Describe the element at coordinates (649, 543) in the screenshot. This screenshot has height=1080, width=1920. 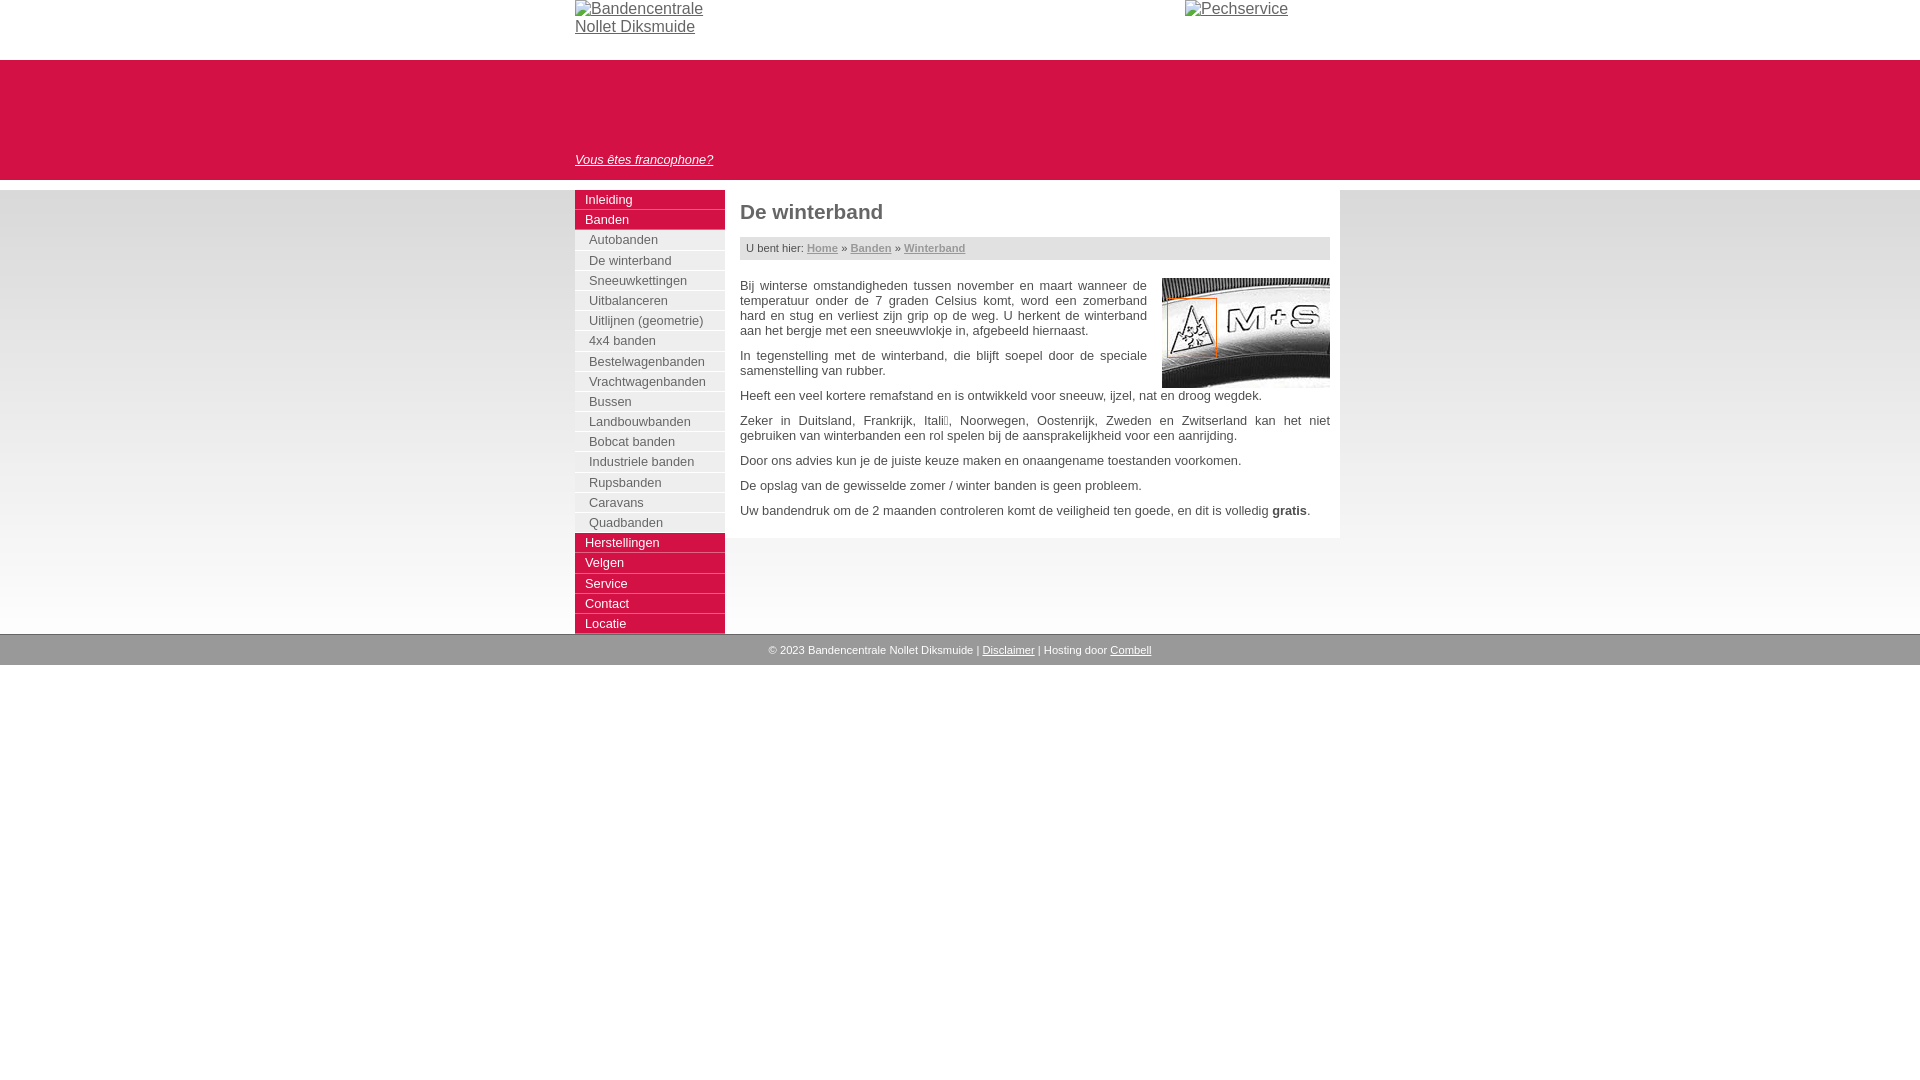
I see `'Herstellingen'` at that location.